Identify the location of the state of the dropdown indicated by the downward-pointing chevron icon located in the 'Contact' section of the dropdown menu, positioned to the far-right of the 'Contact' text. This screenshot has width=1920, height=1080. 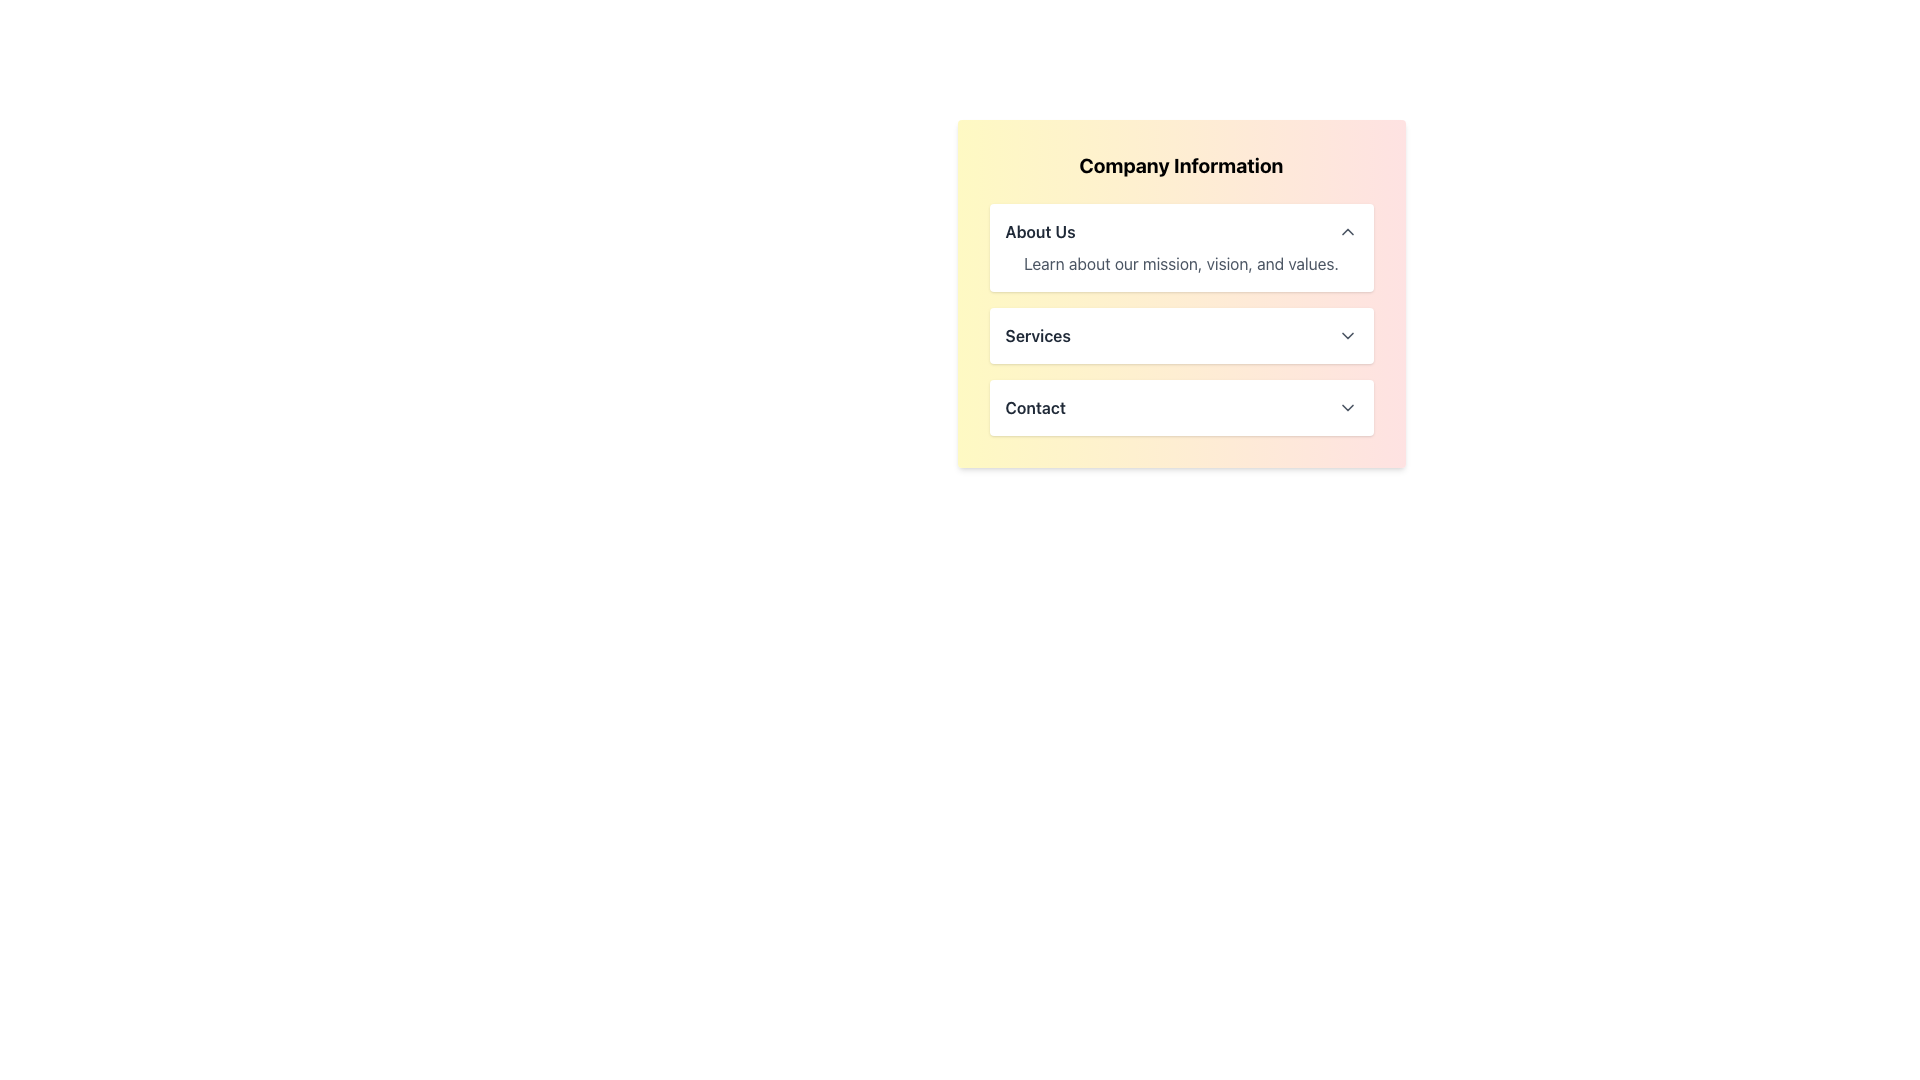
(1347, 407).